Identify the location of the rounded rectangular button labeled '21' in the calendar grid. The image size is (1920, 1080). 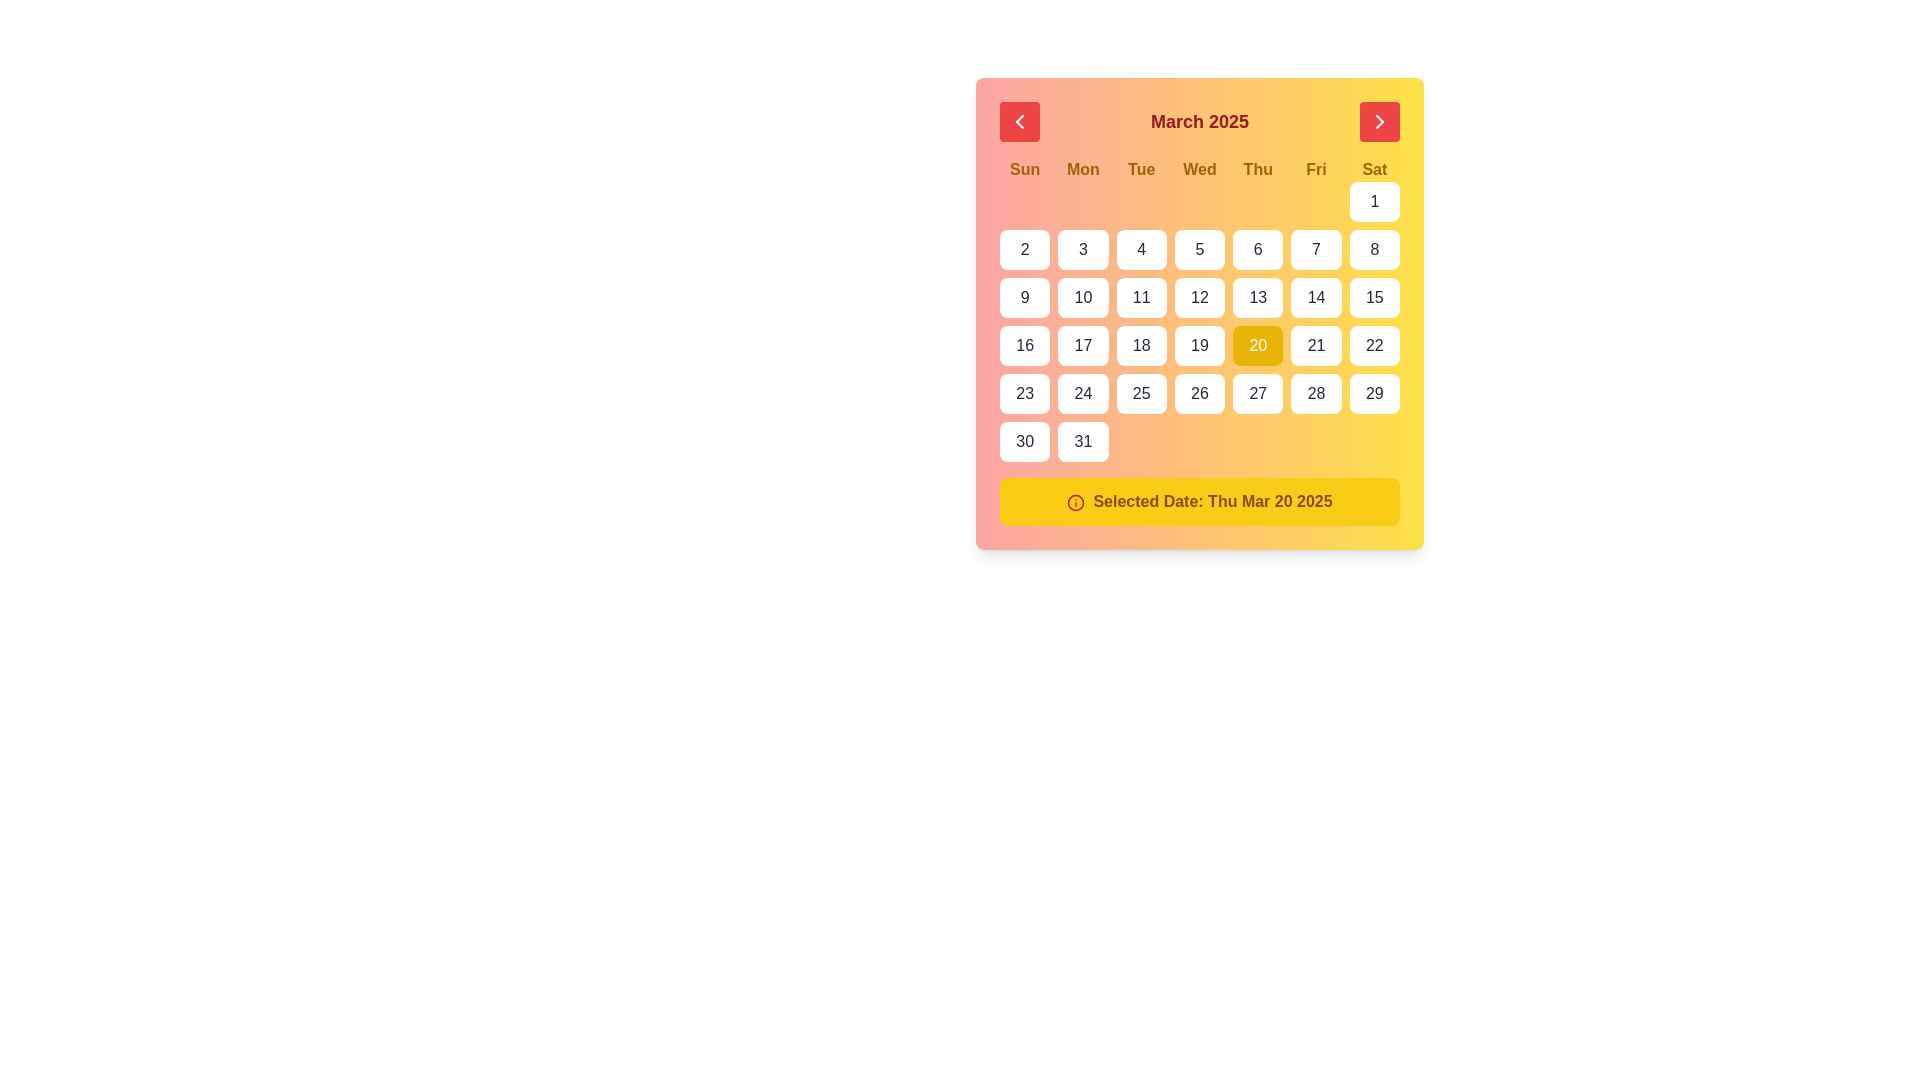
(1316, 345).